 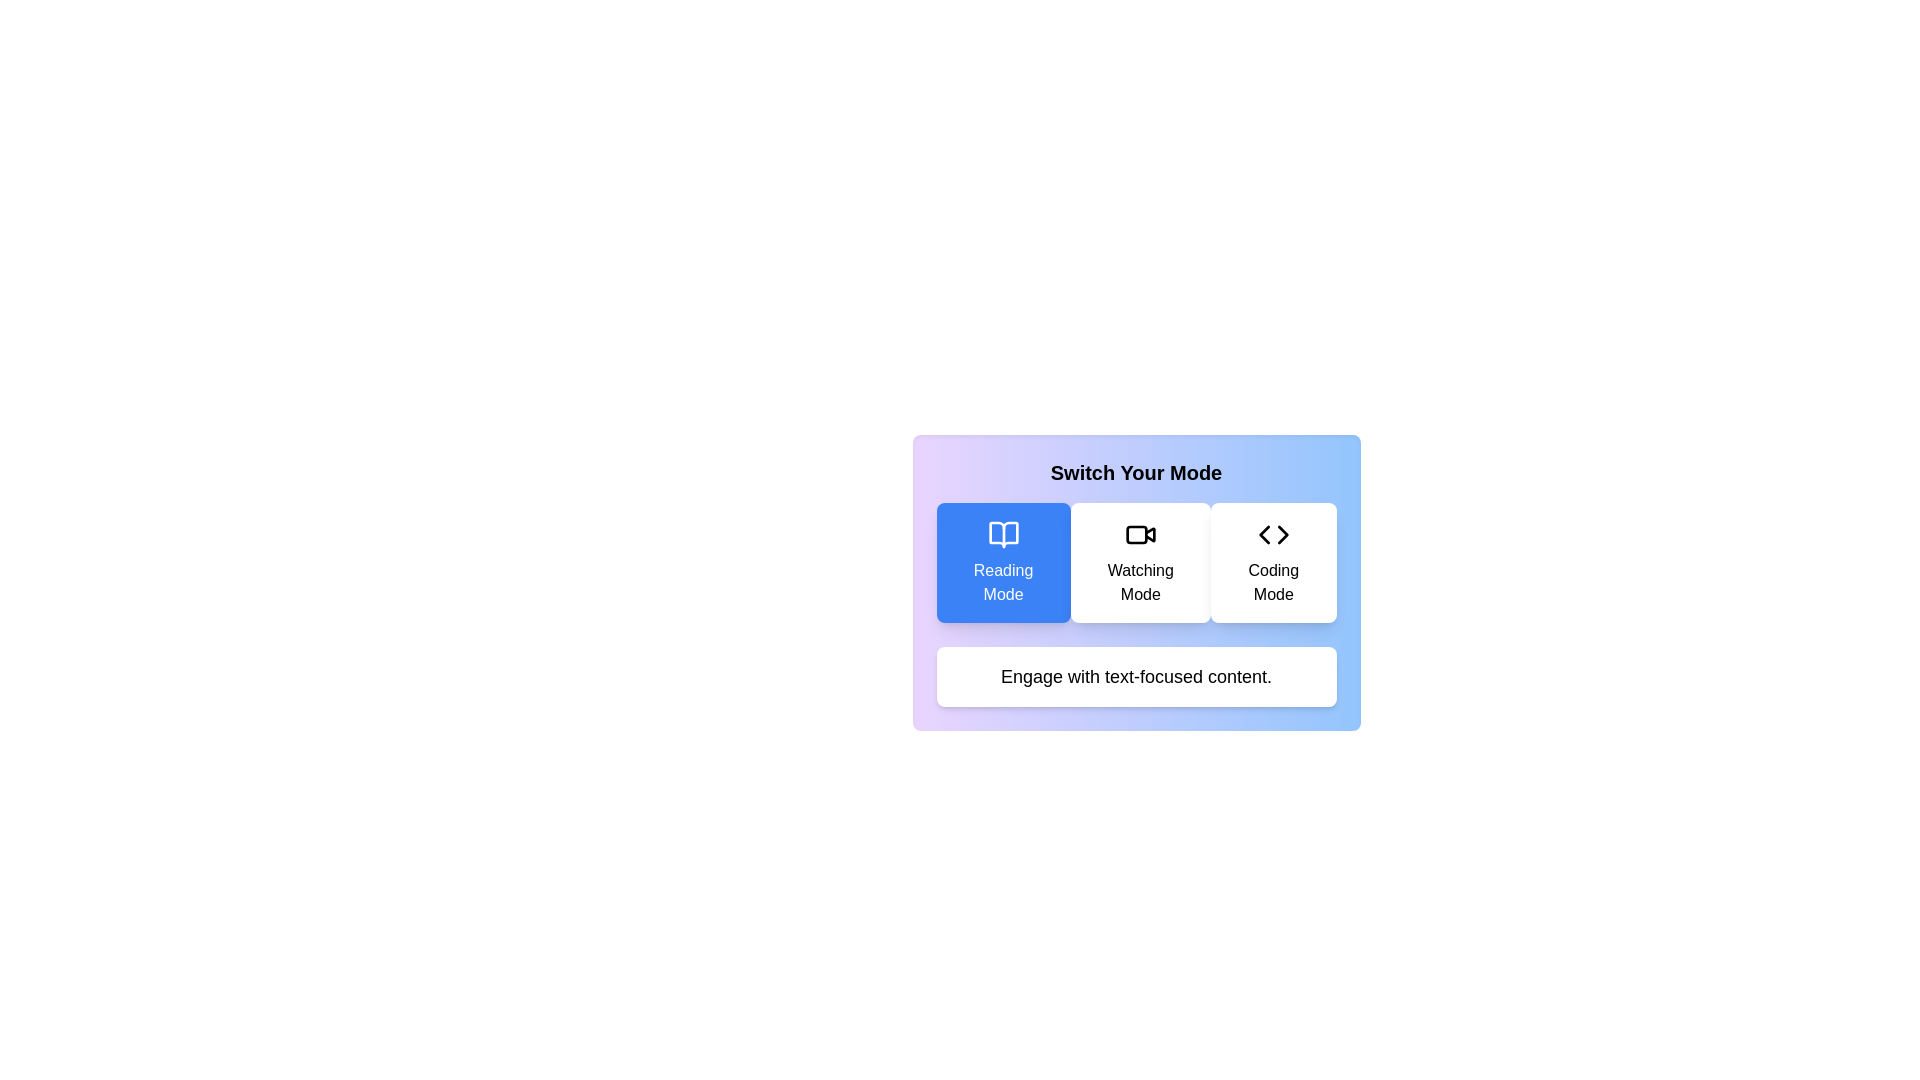 I want to click on the mode button labeled Reading Mode, so click(x=1003, y=563).